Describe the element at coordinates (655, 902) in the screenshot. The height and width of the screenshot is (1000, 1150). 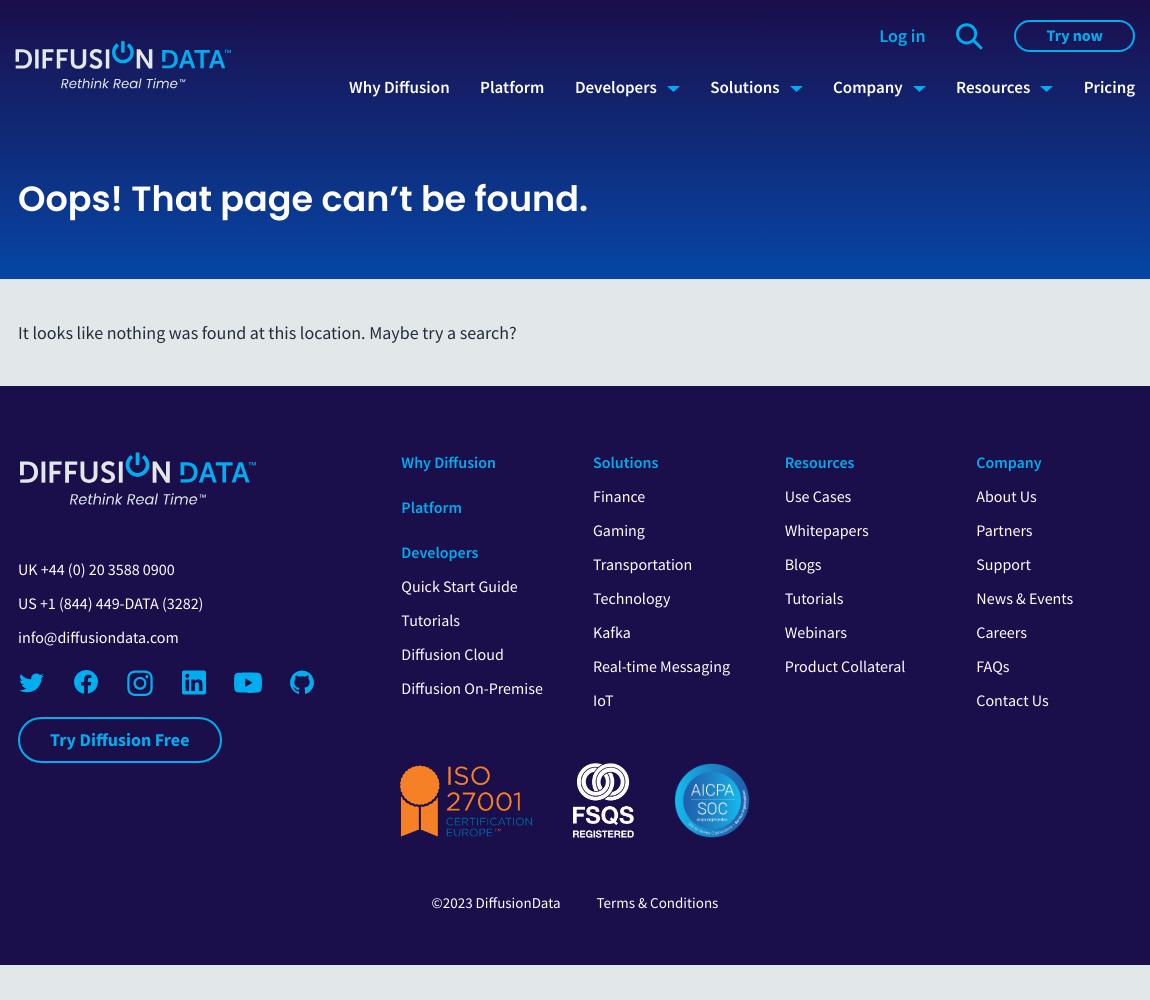
I see `'Terms & Conditions'` at that location.